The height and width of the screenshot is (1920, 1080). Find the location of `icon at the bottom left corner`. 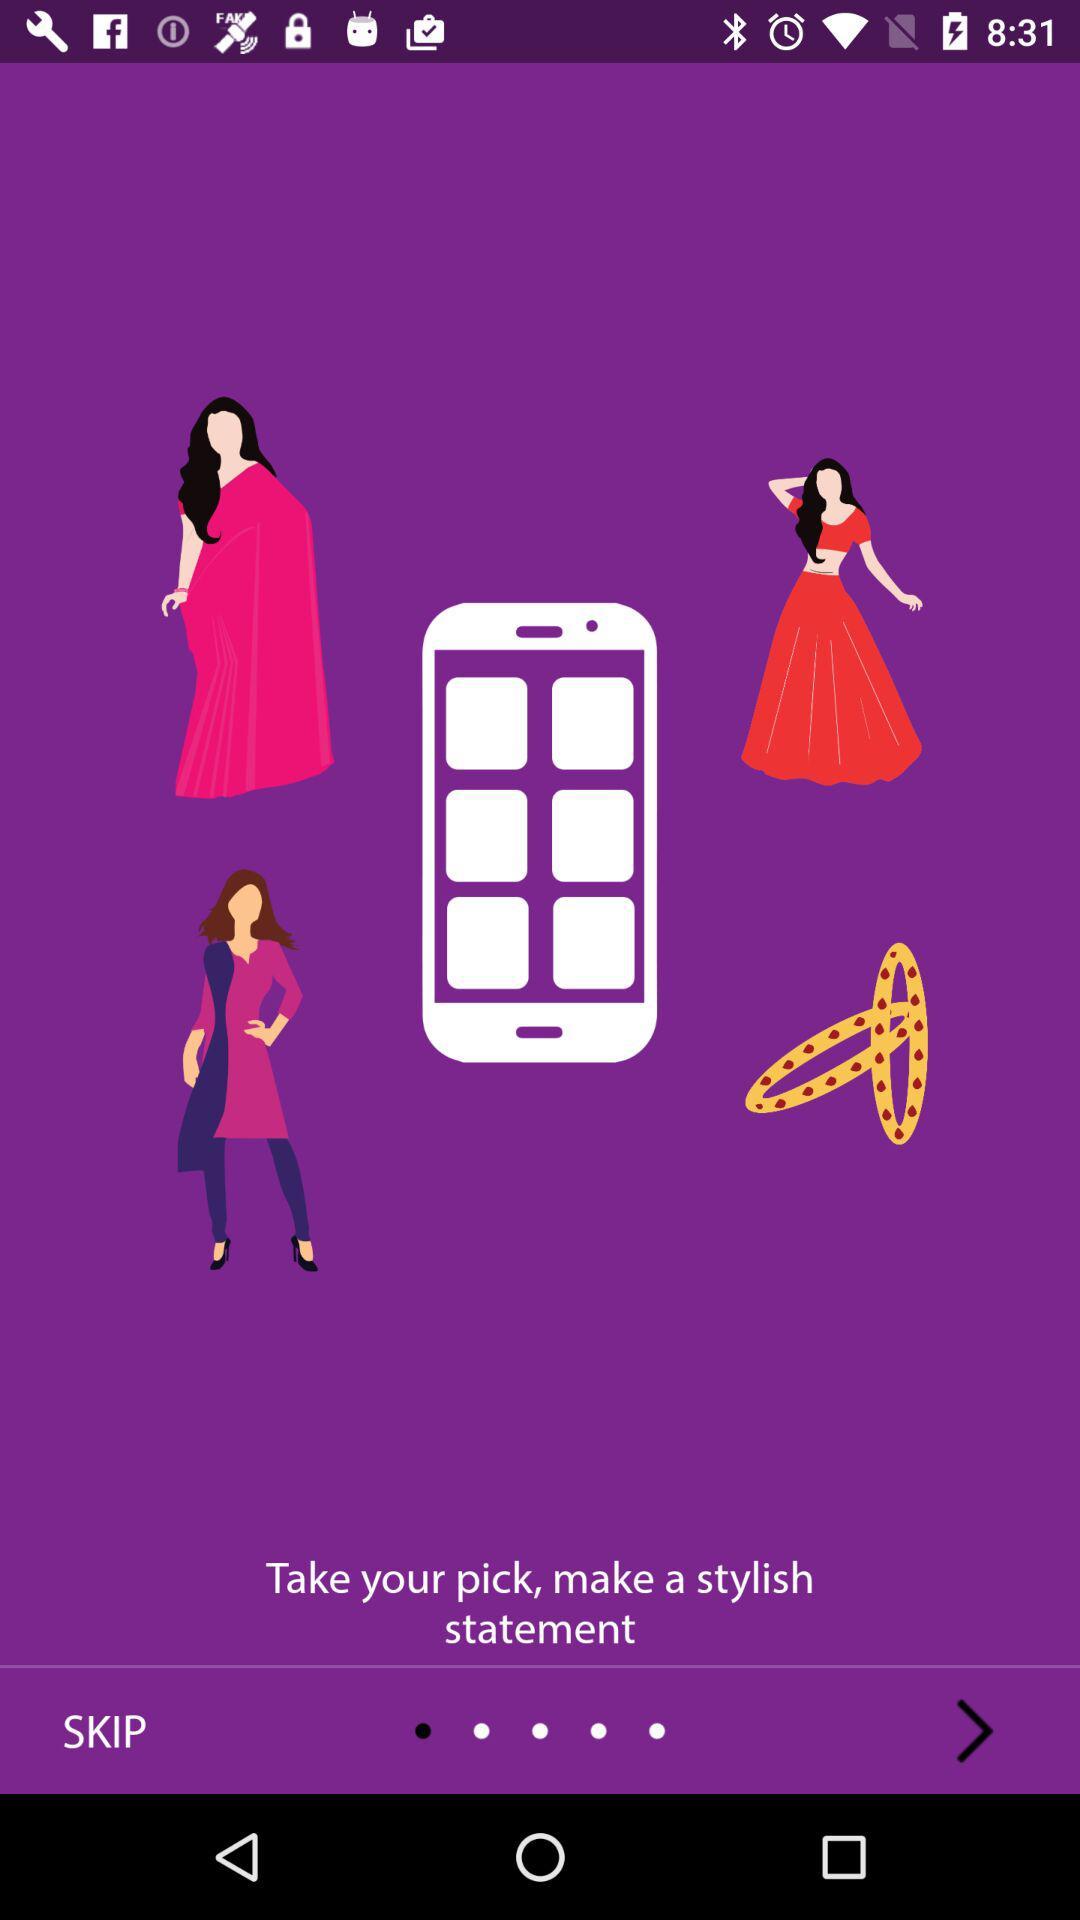

icon at the bottom left corner is located at coordinates (104, 1730).